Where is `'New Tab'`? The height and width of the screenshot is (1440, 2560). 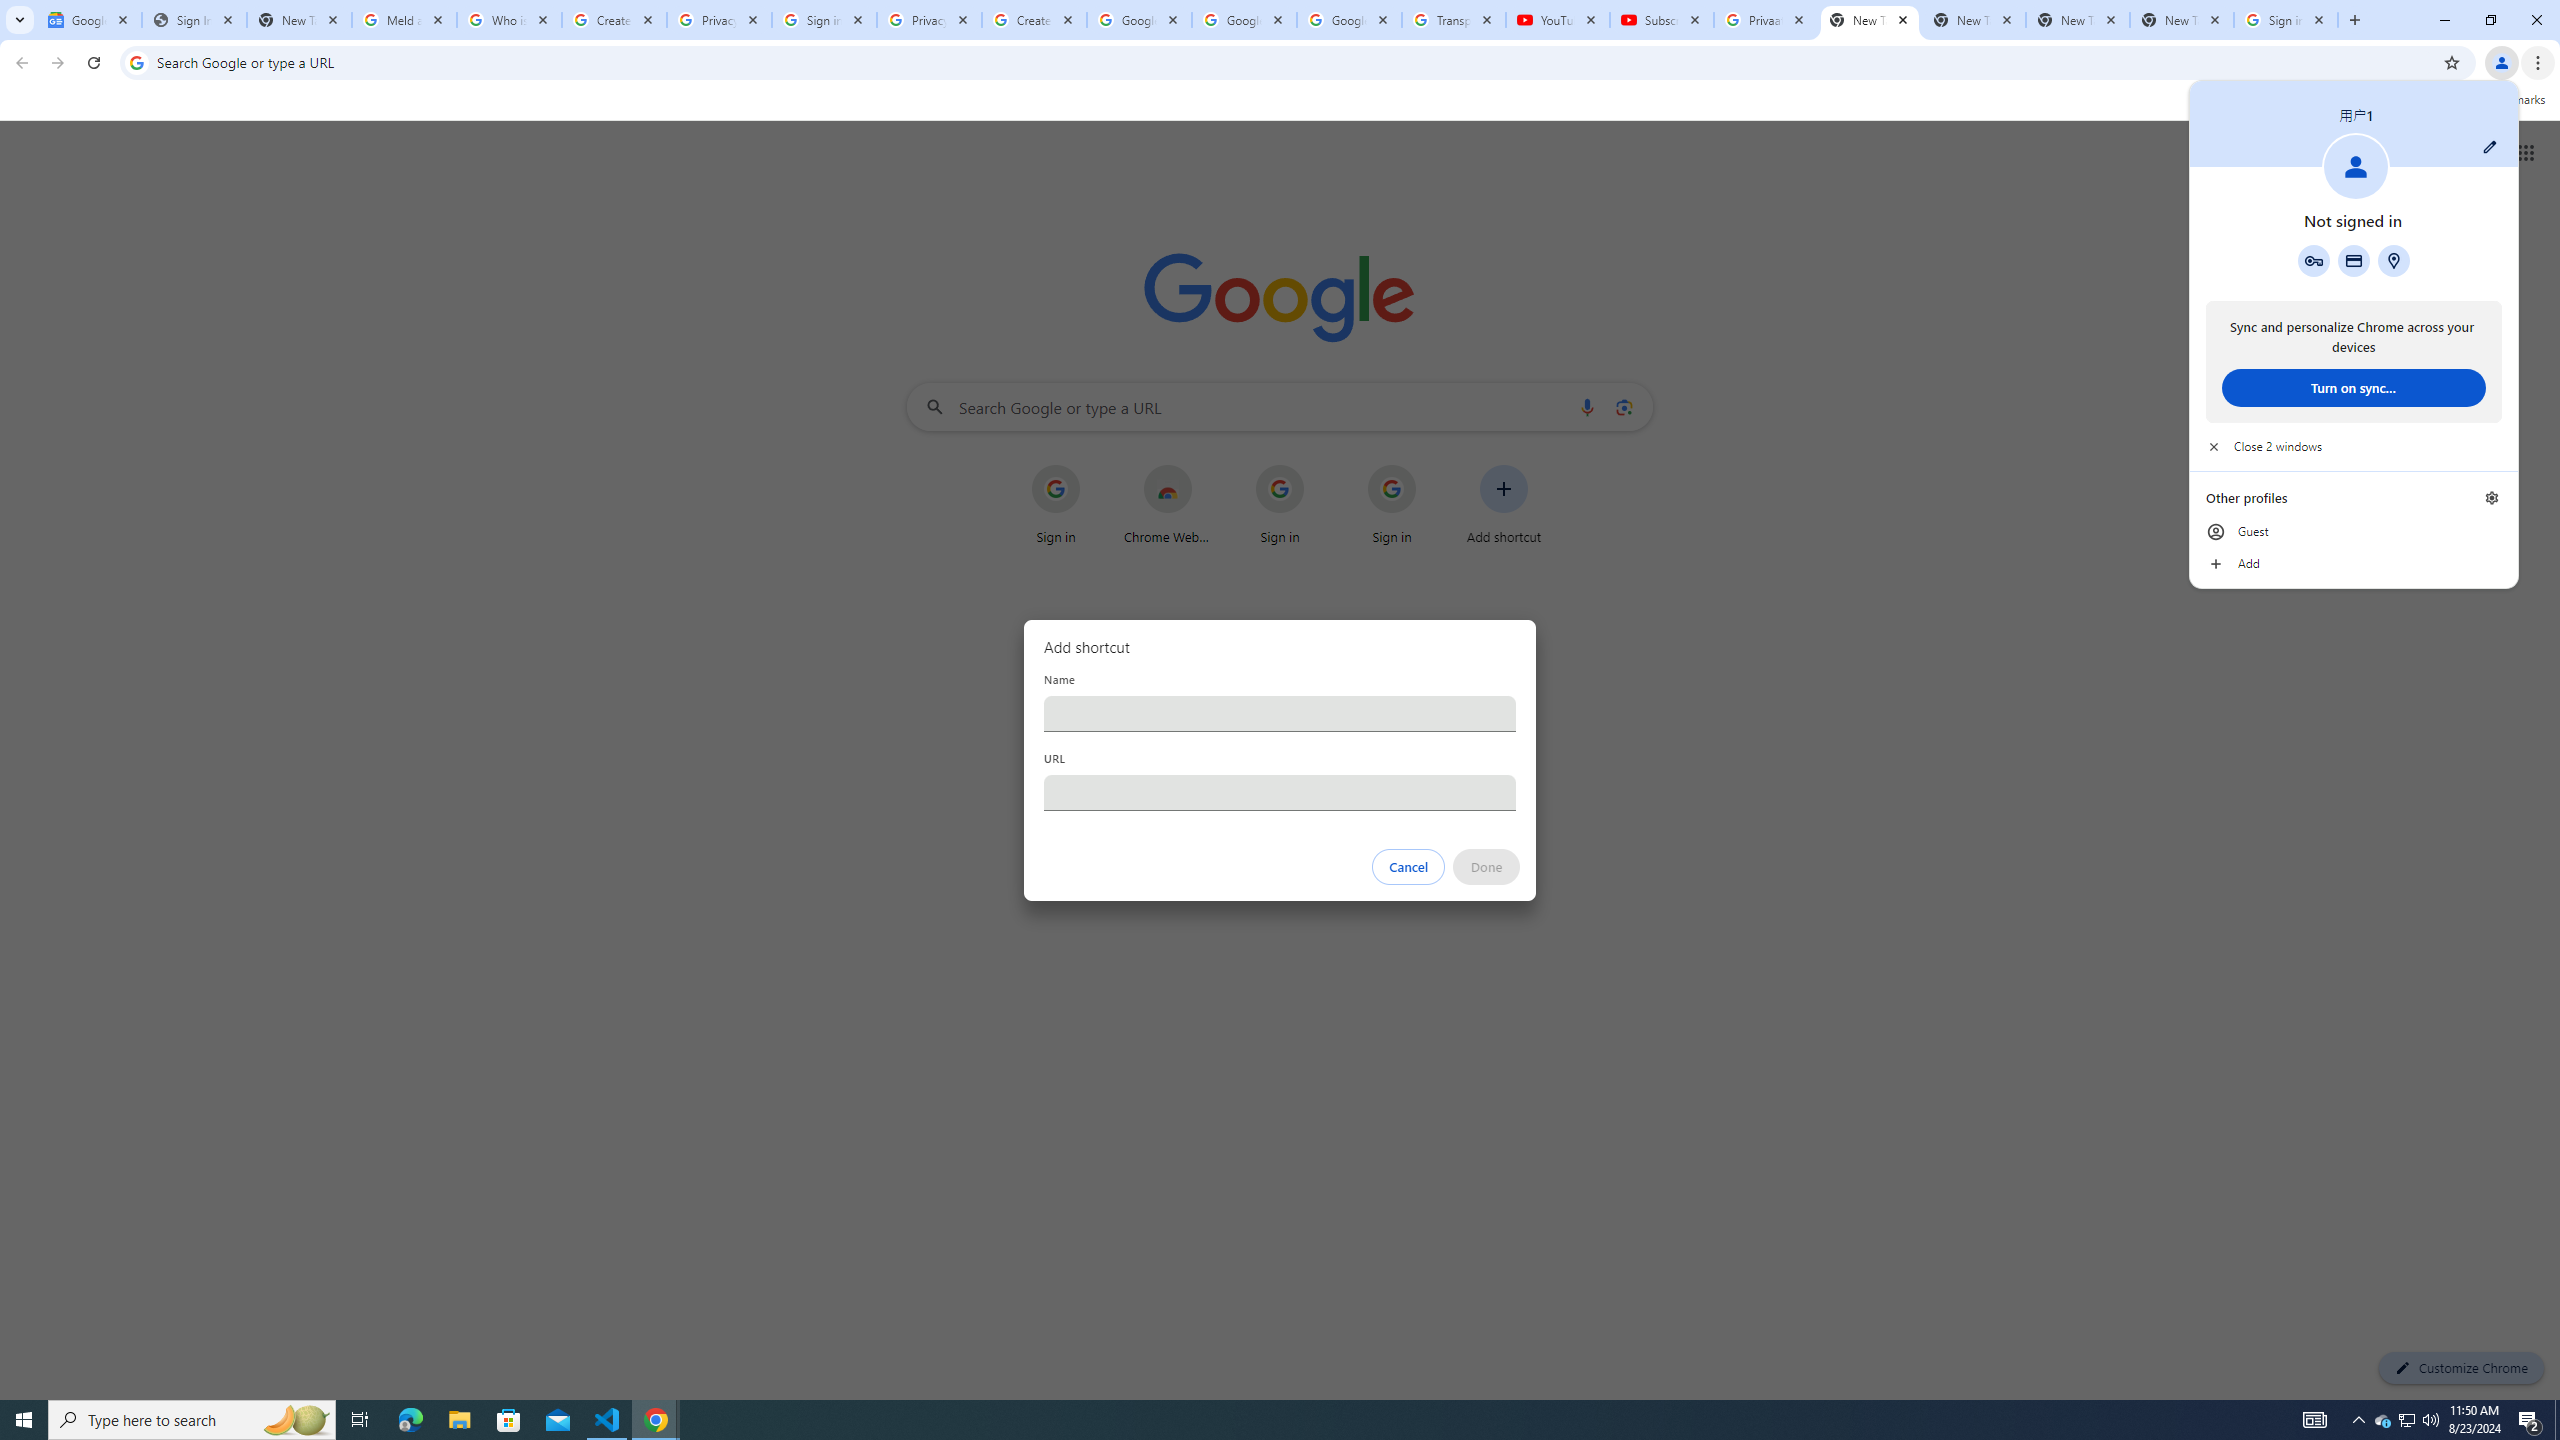
'New Tab' is located at coordinates (1870, 19).